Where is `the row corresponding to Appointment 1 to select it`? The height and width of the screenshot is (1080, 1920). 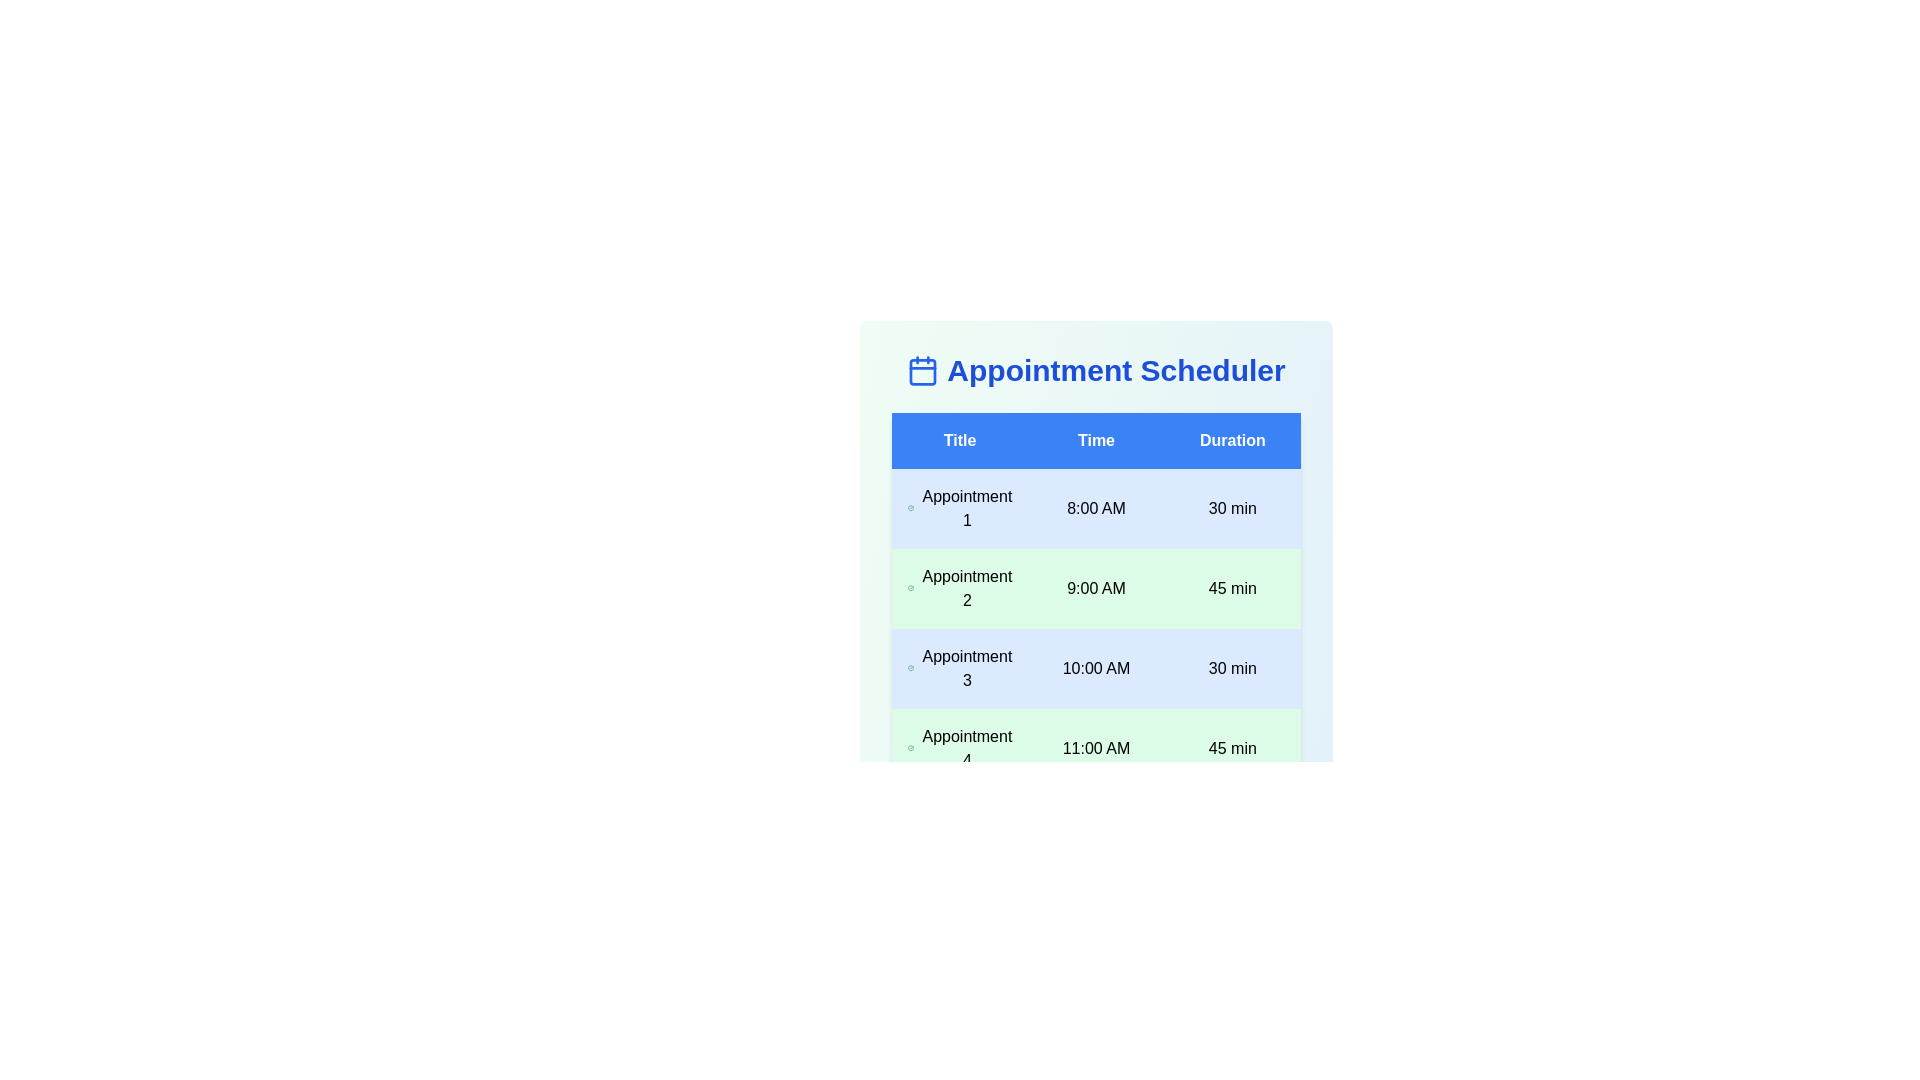
the row corresponding to Appointment 1 to select it is located at coordinates (1095, 508).